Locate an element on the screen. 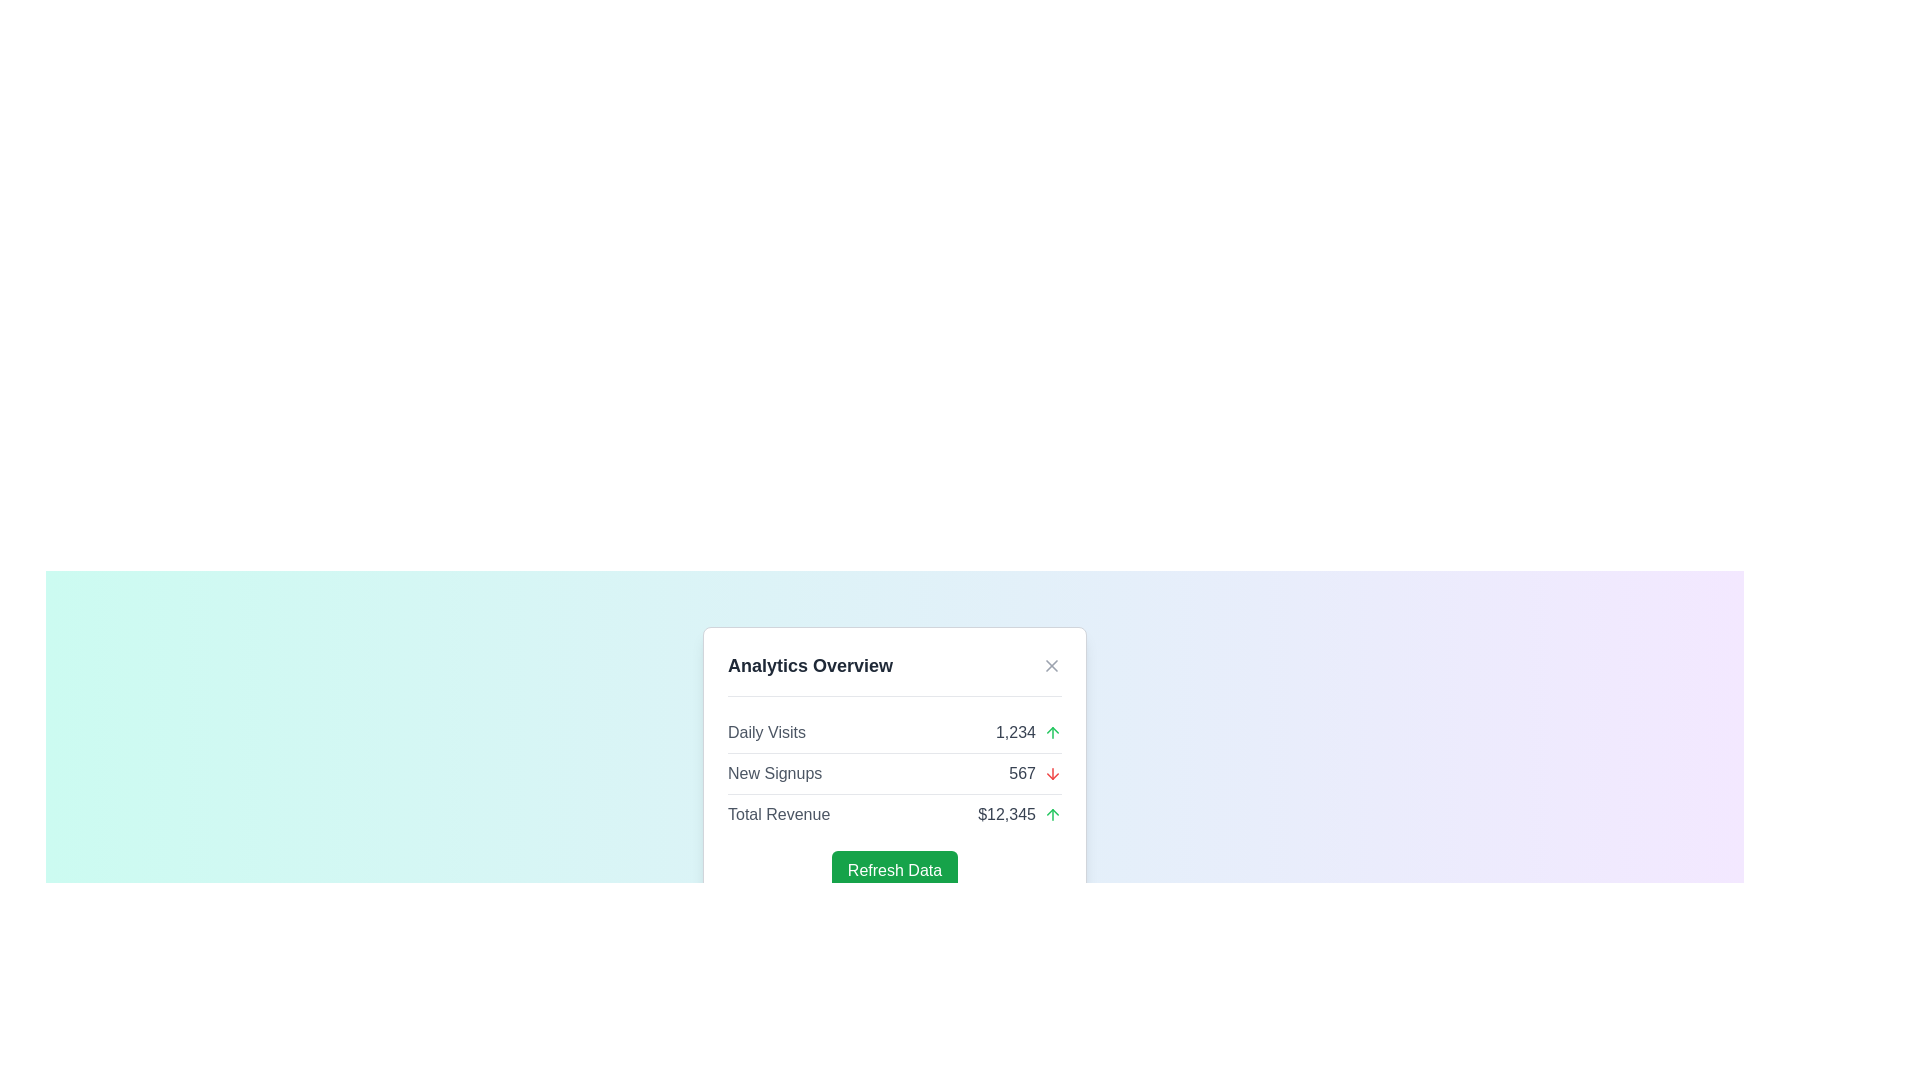  the refresh button located at the bottom of the 'Analytics Overview' card to refresh the displayed analytics data is located at coordinates (893, 870).